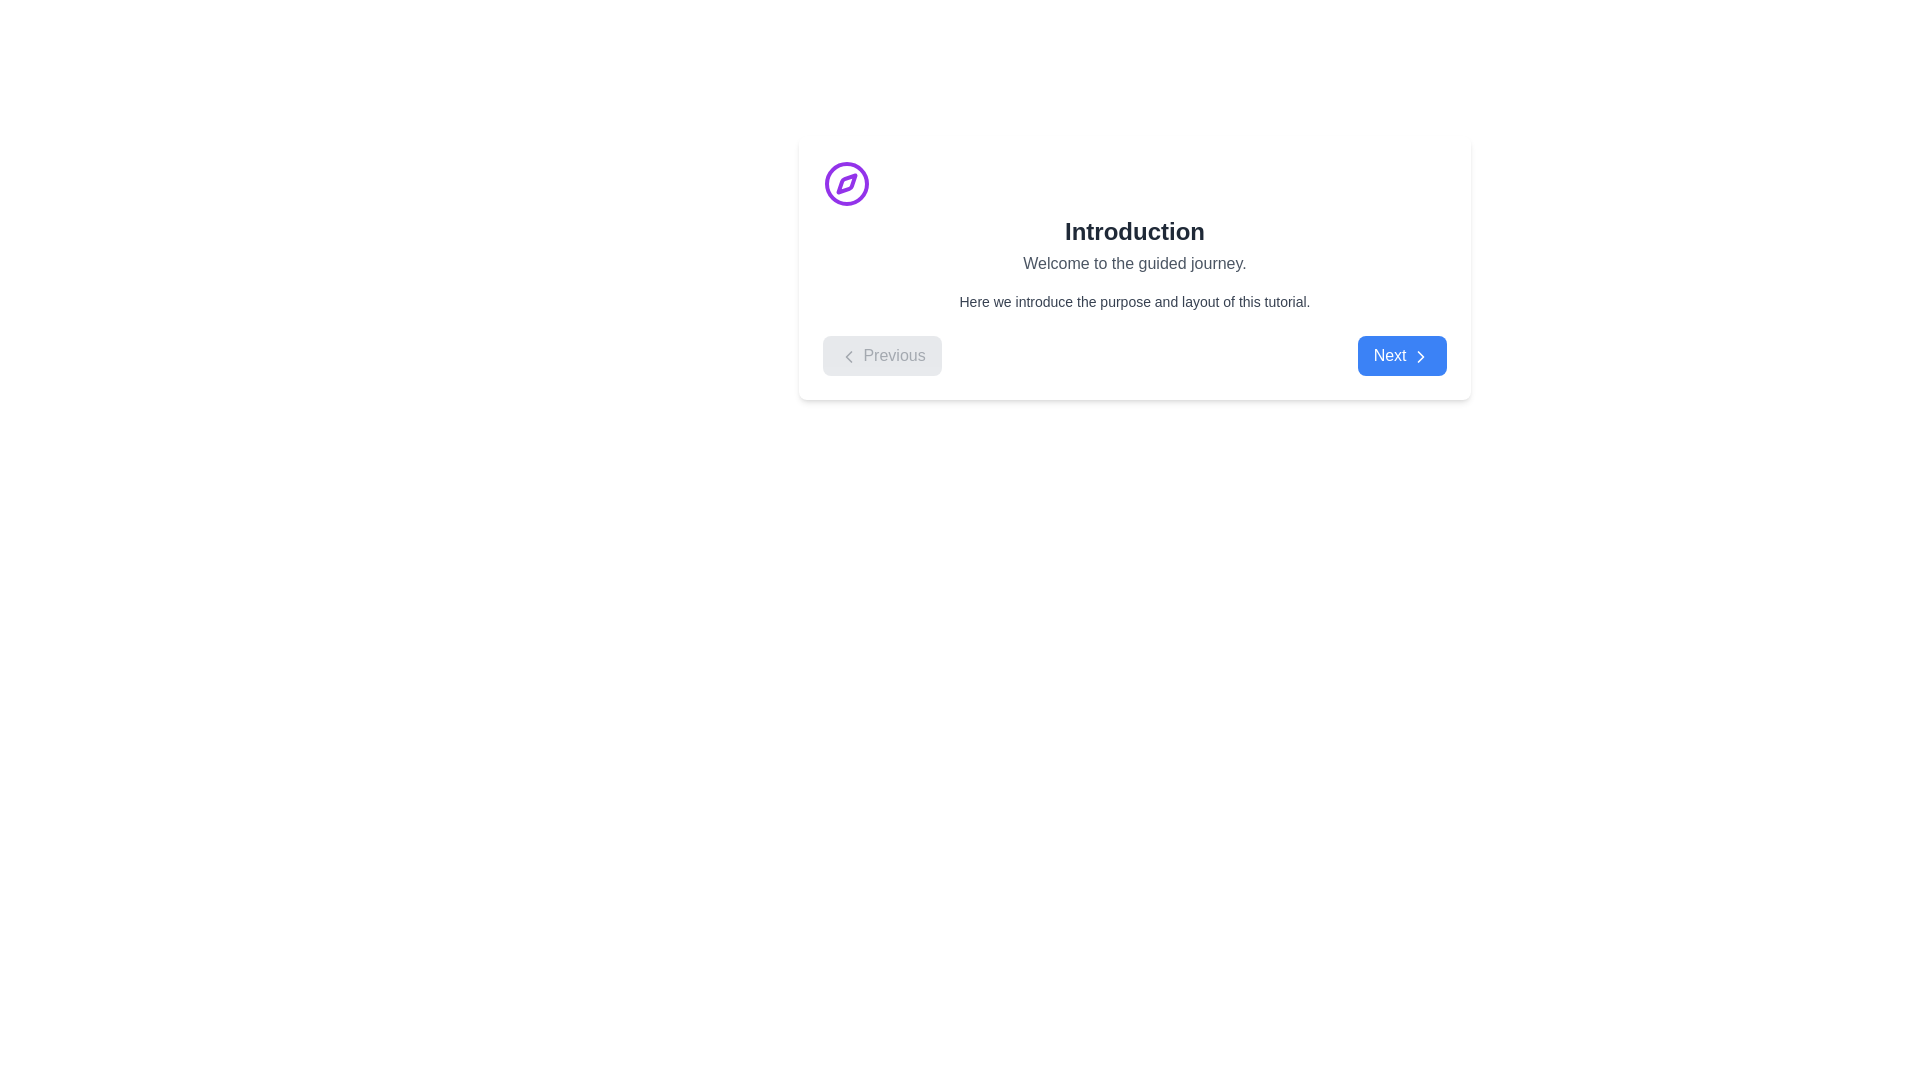 This screenshot has width=1920, height=1080. I want to click on the leftward-pointing arrow icon within the 'Previous' button located in the bottom-left region of the white card containing the 'Introduction' text, so click(849, 354).